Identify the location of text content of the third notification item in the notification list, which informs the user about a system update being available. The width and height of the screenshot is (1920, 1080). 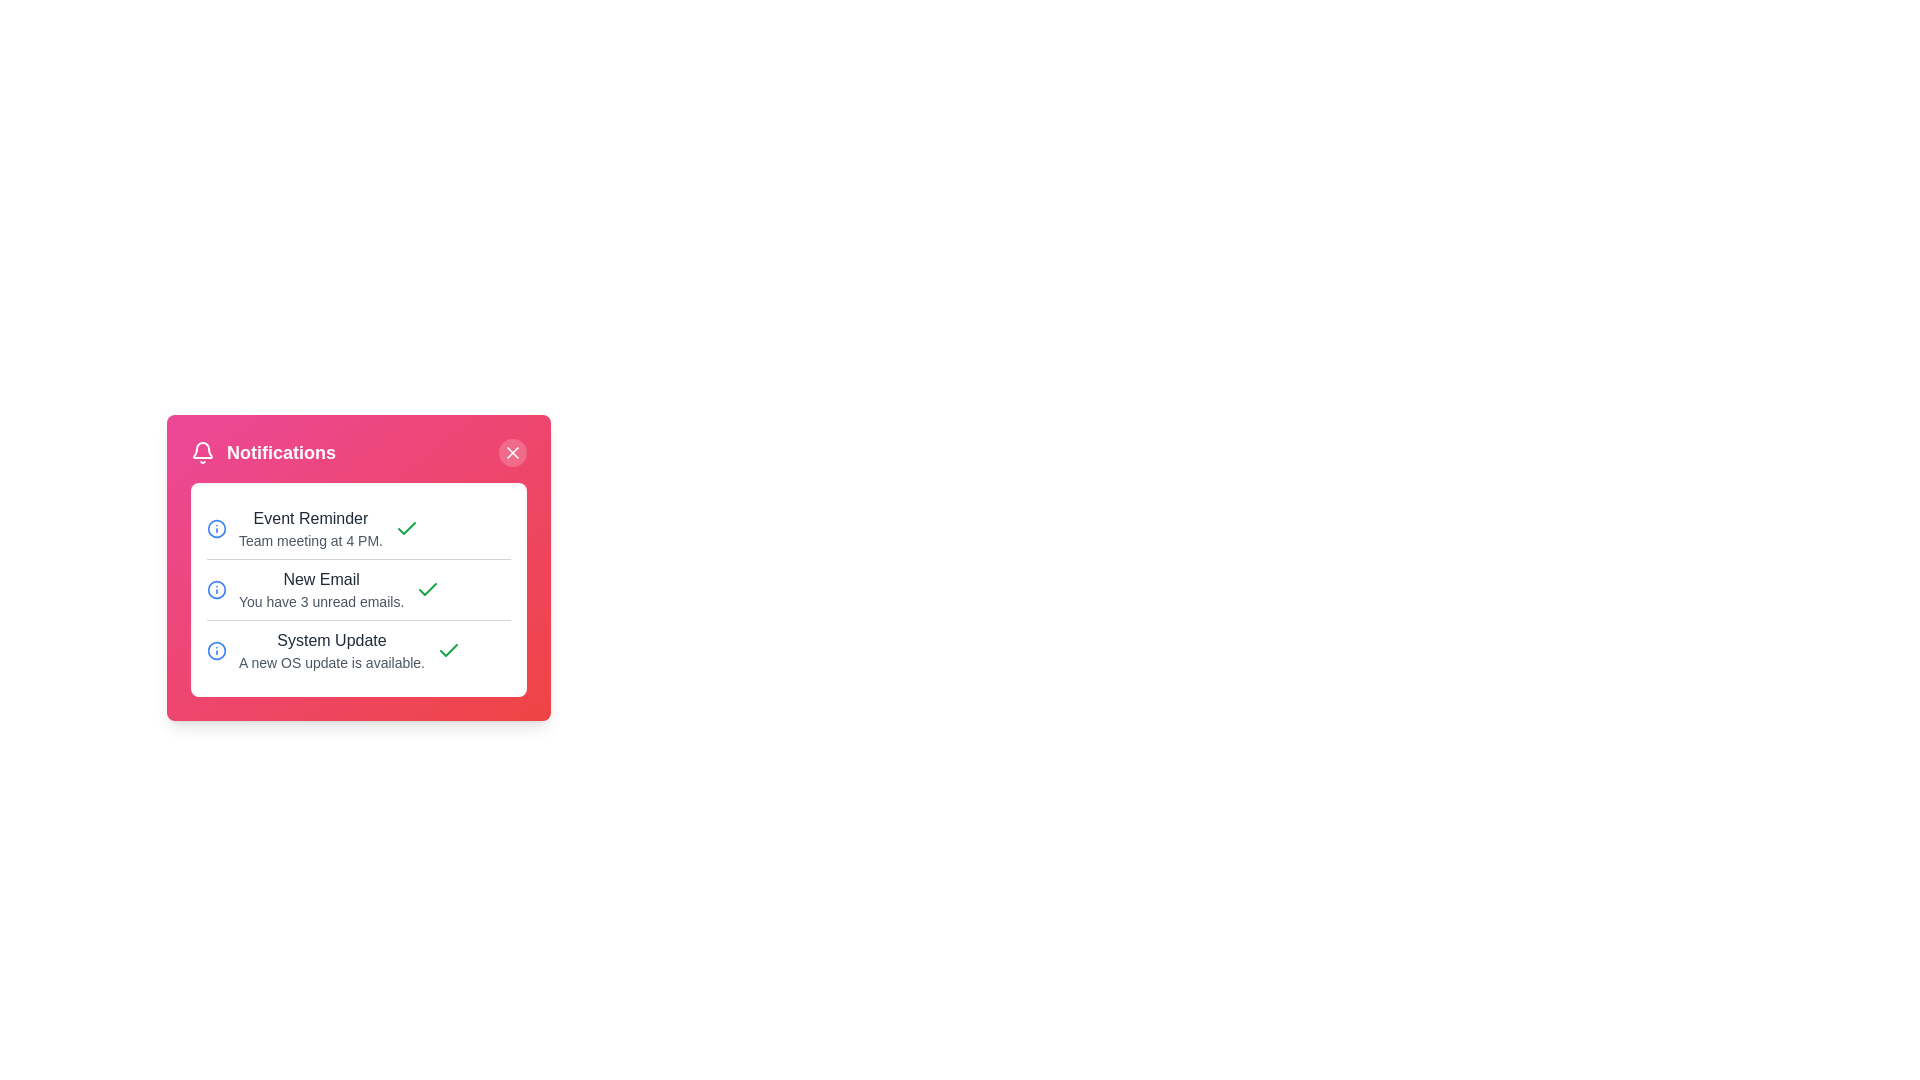
(331, 651).